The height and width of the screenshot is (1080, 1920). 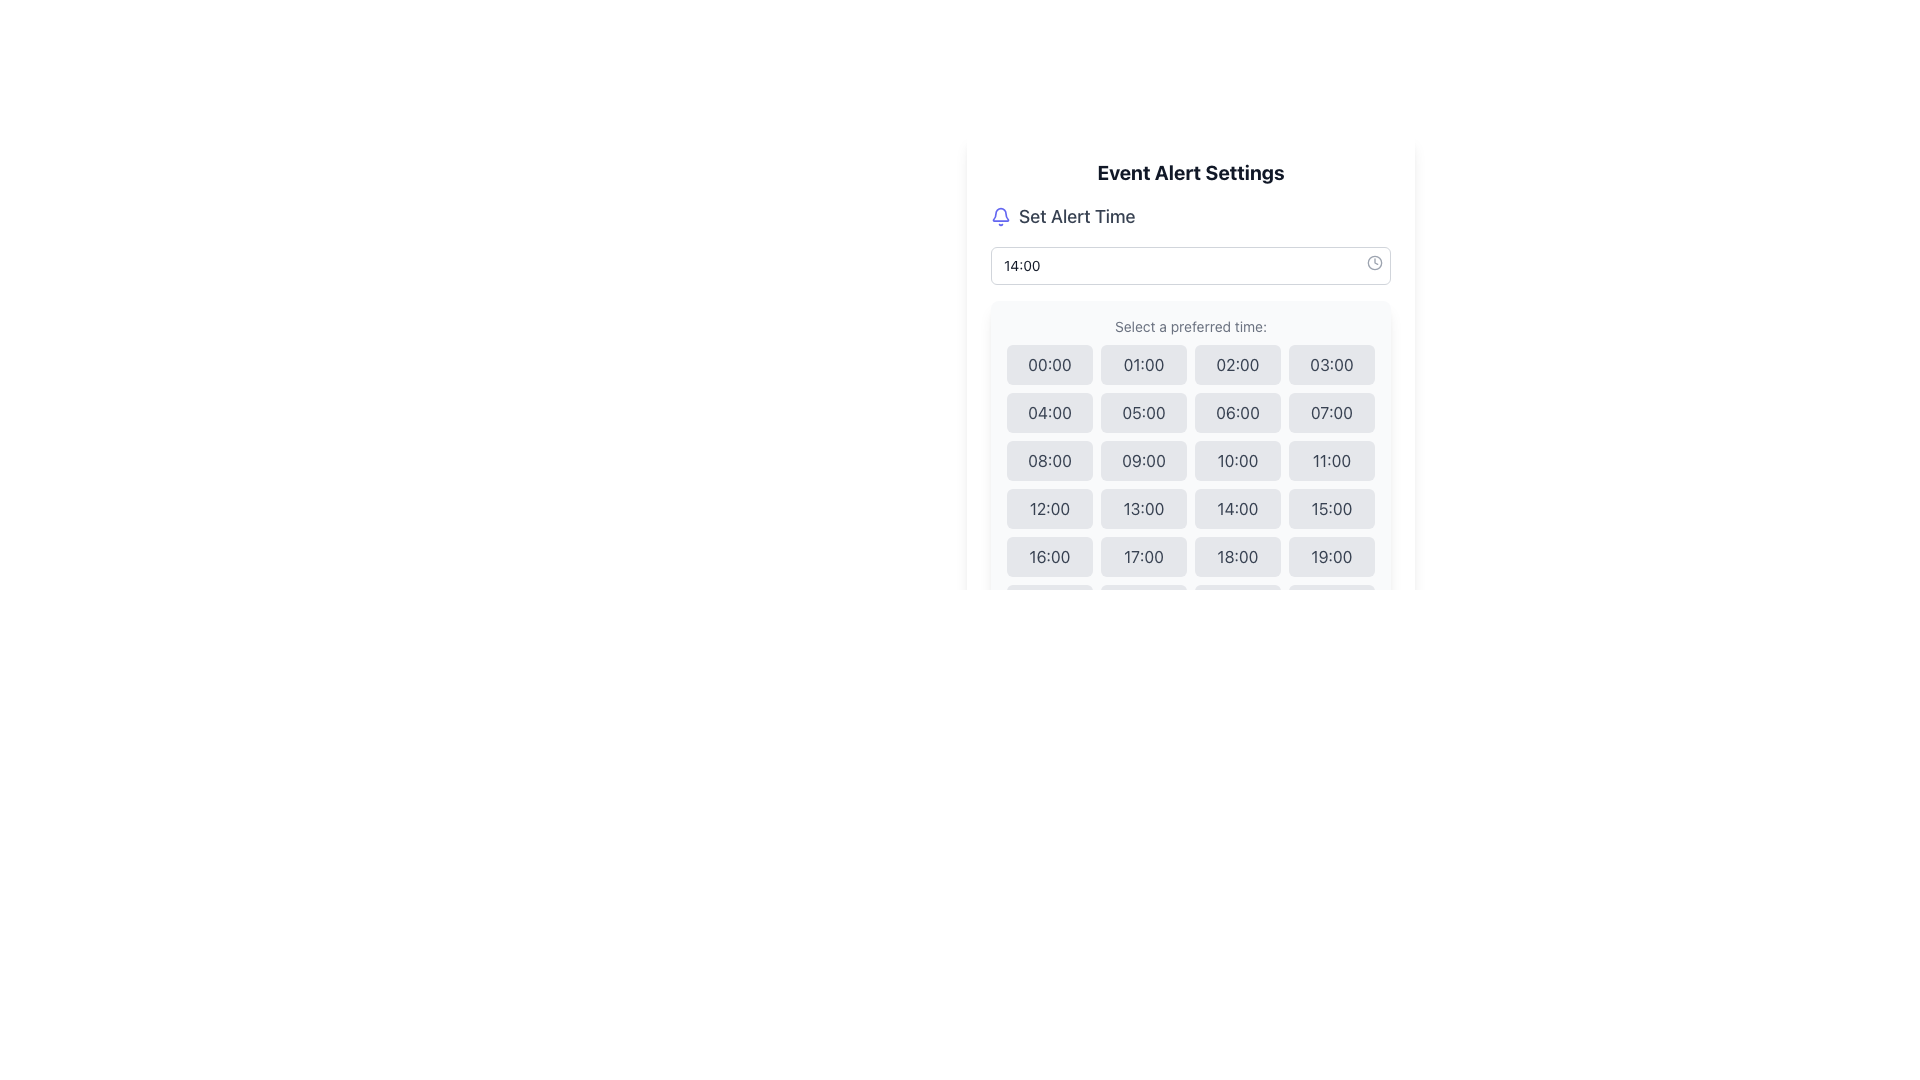 I want to click on the rectangular button labeled '03:00' located in the first row, fourth column of a grid layout, so click(x=1331, y=365).